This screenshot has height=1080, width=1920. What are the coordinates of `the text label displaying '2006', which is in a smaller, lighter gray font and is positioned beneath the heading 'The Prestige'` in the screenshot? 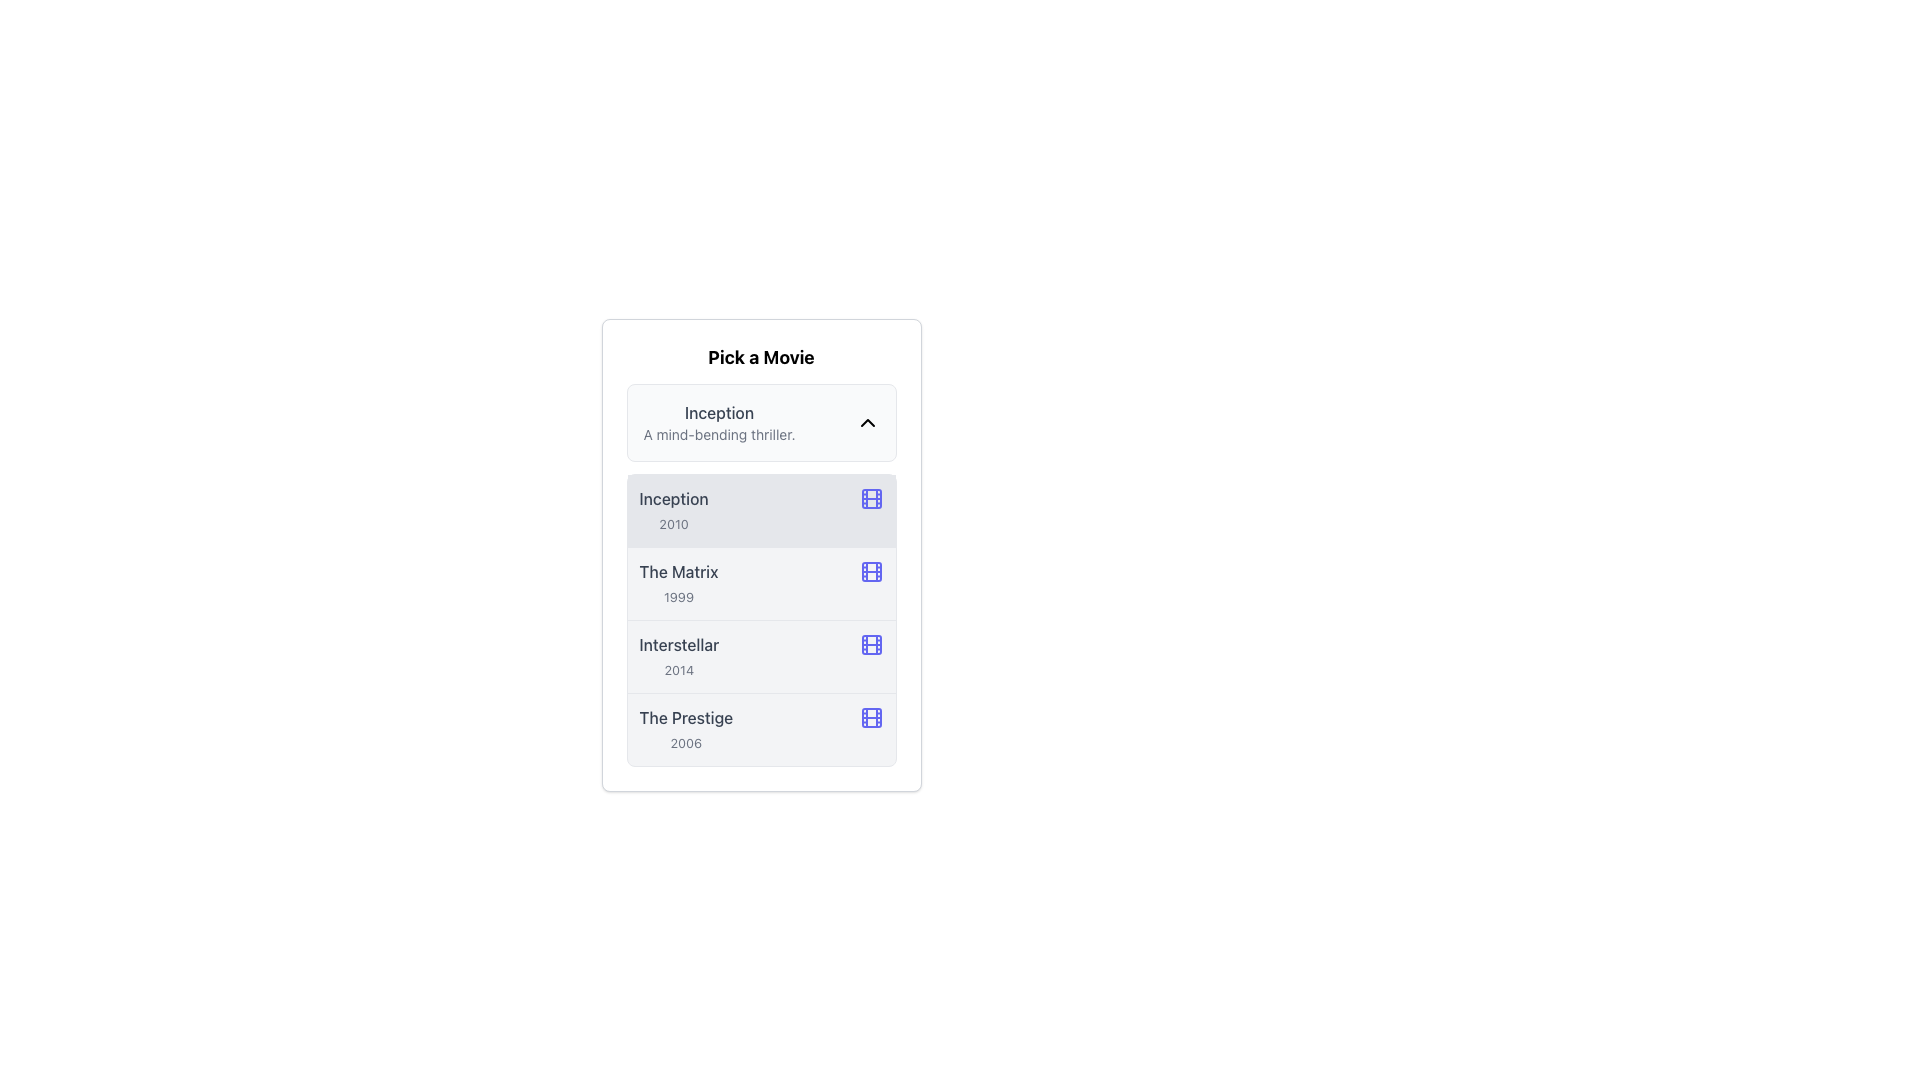 It's located at (686, 743).